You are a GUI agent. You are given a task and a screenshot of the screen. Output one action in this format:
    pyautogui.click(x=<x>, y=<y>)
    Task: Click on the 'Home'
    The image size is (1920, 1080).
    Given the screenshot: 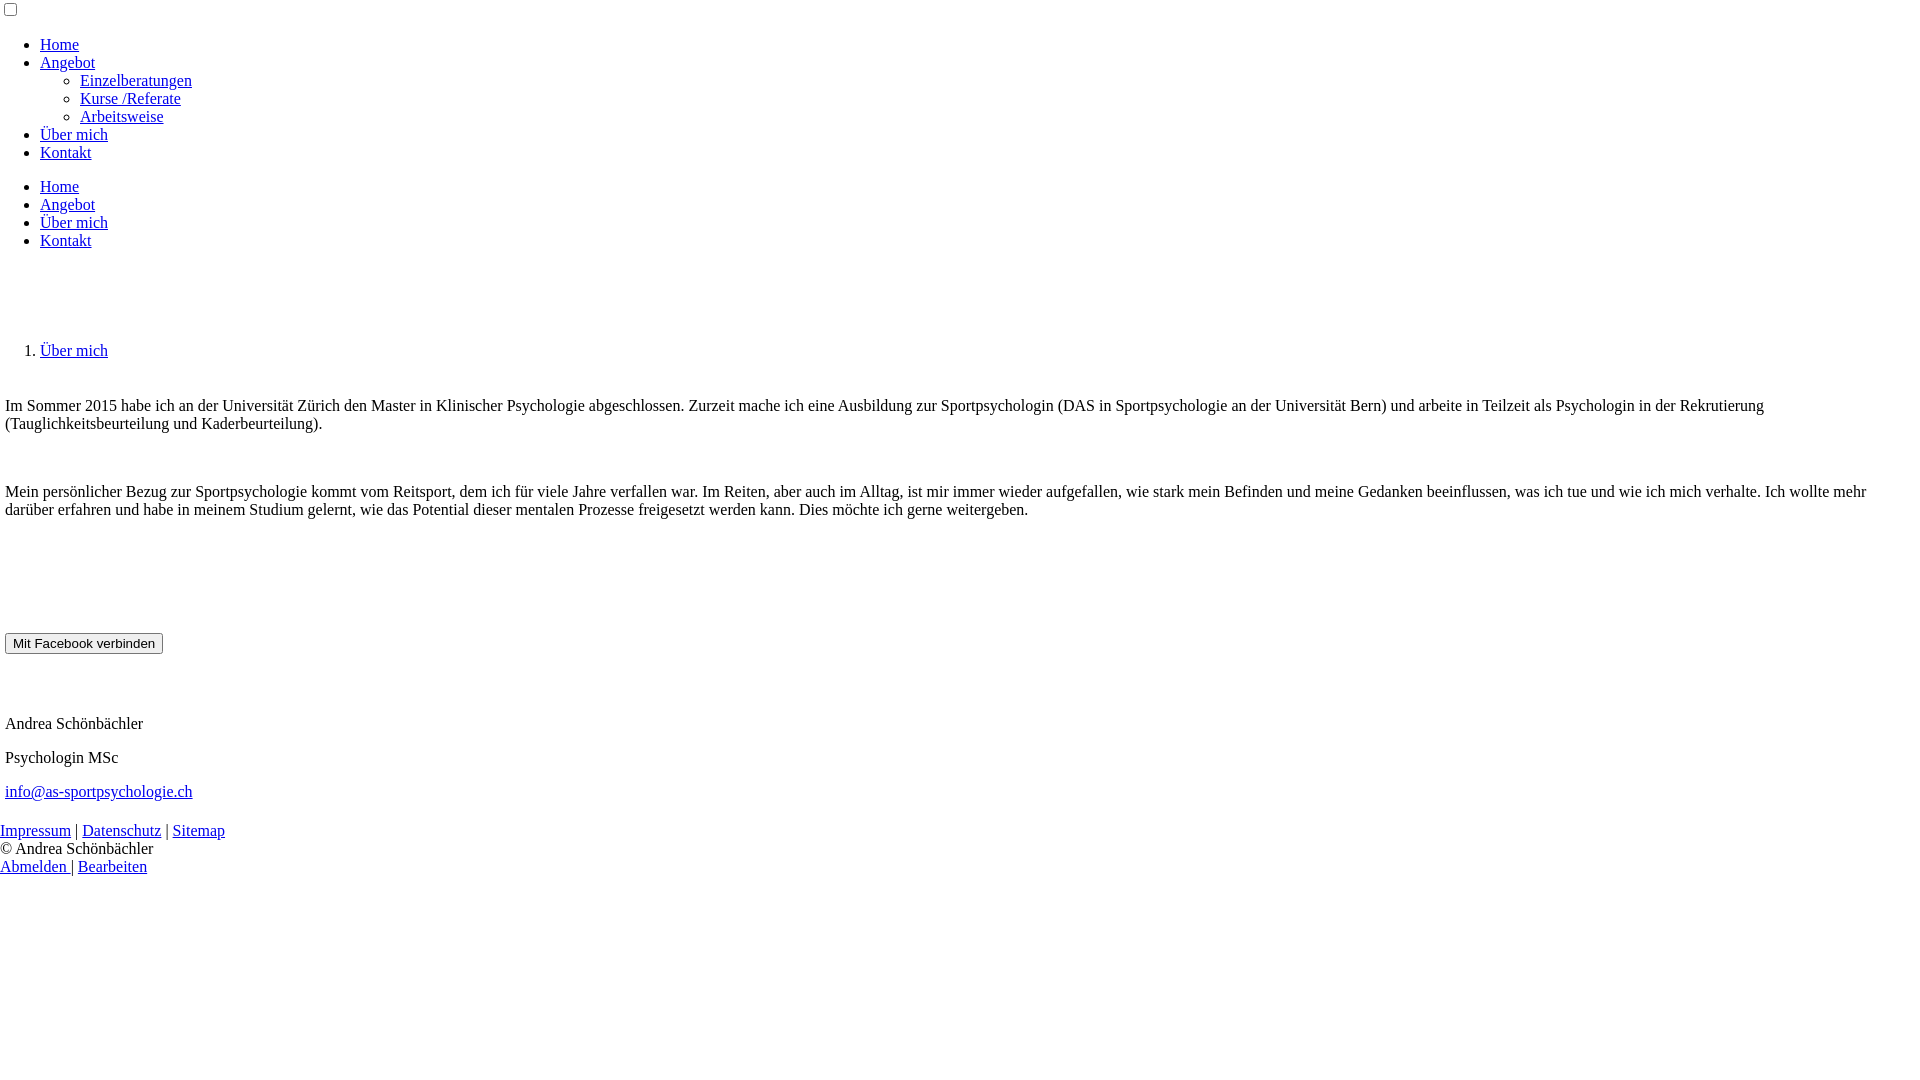 What is the action you would take?
    pyautogui.click(x=39, y=186)
    